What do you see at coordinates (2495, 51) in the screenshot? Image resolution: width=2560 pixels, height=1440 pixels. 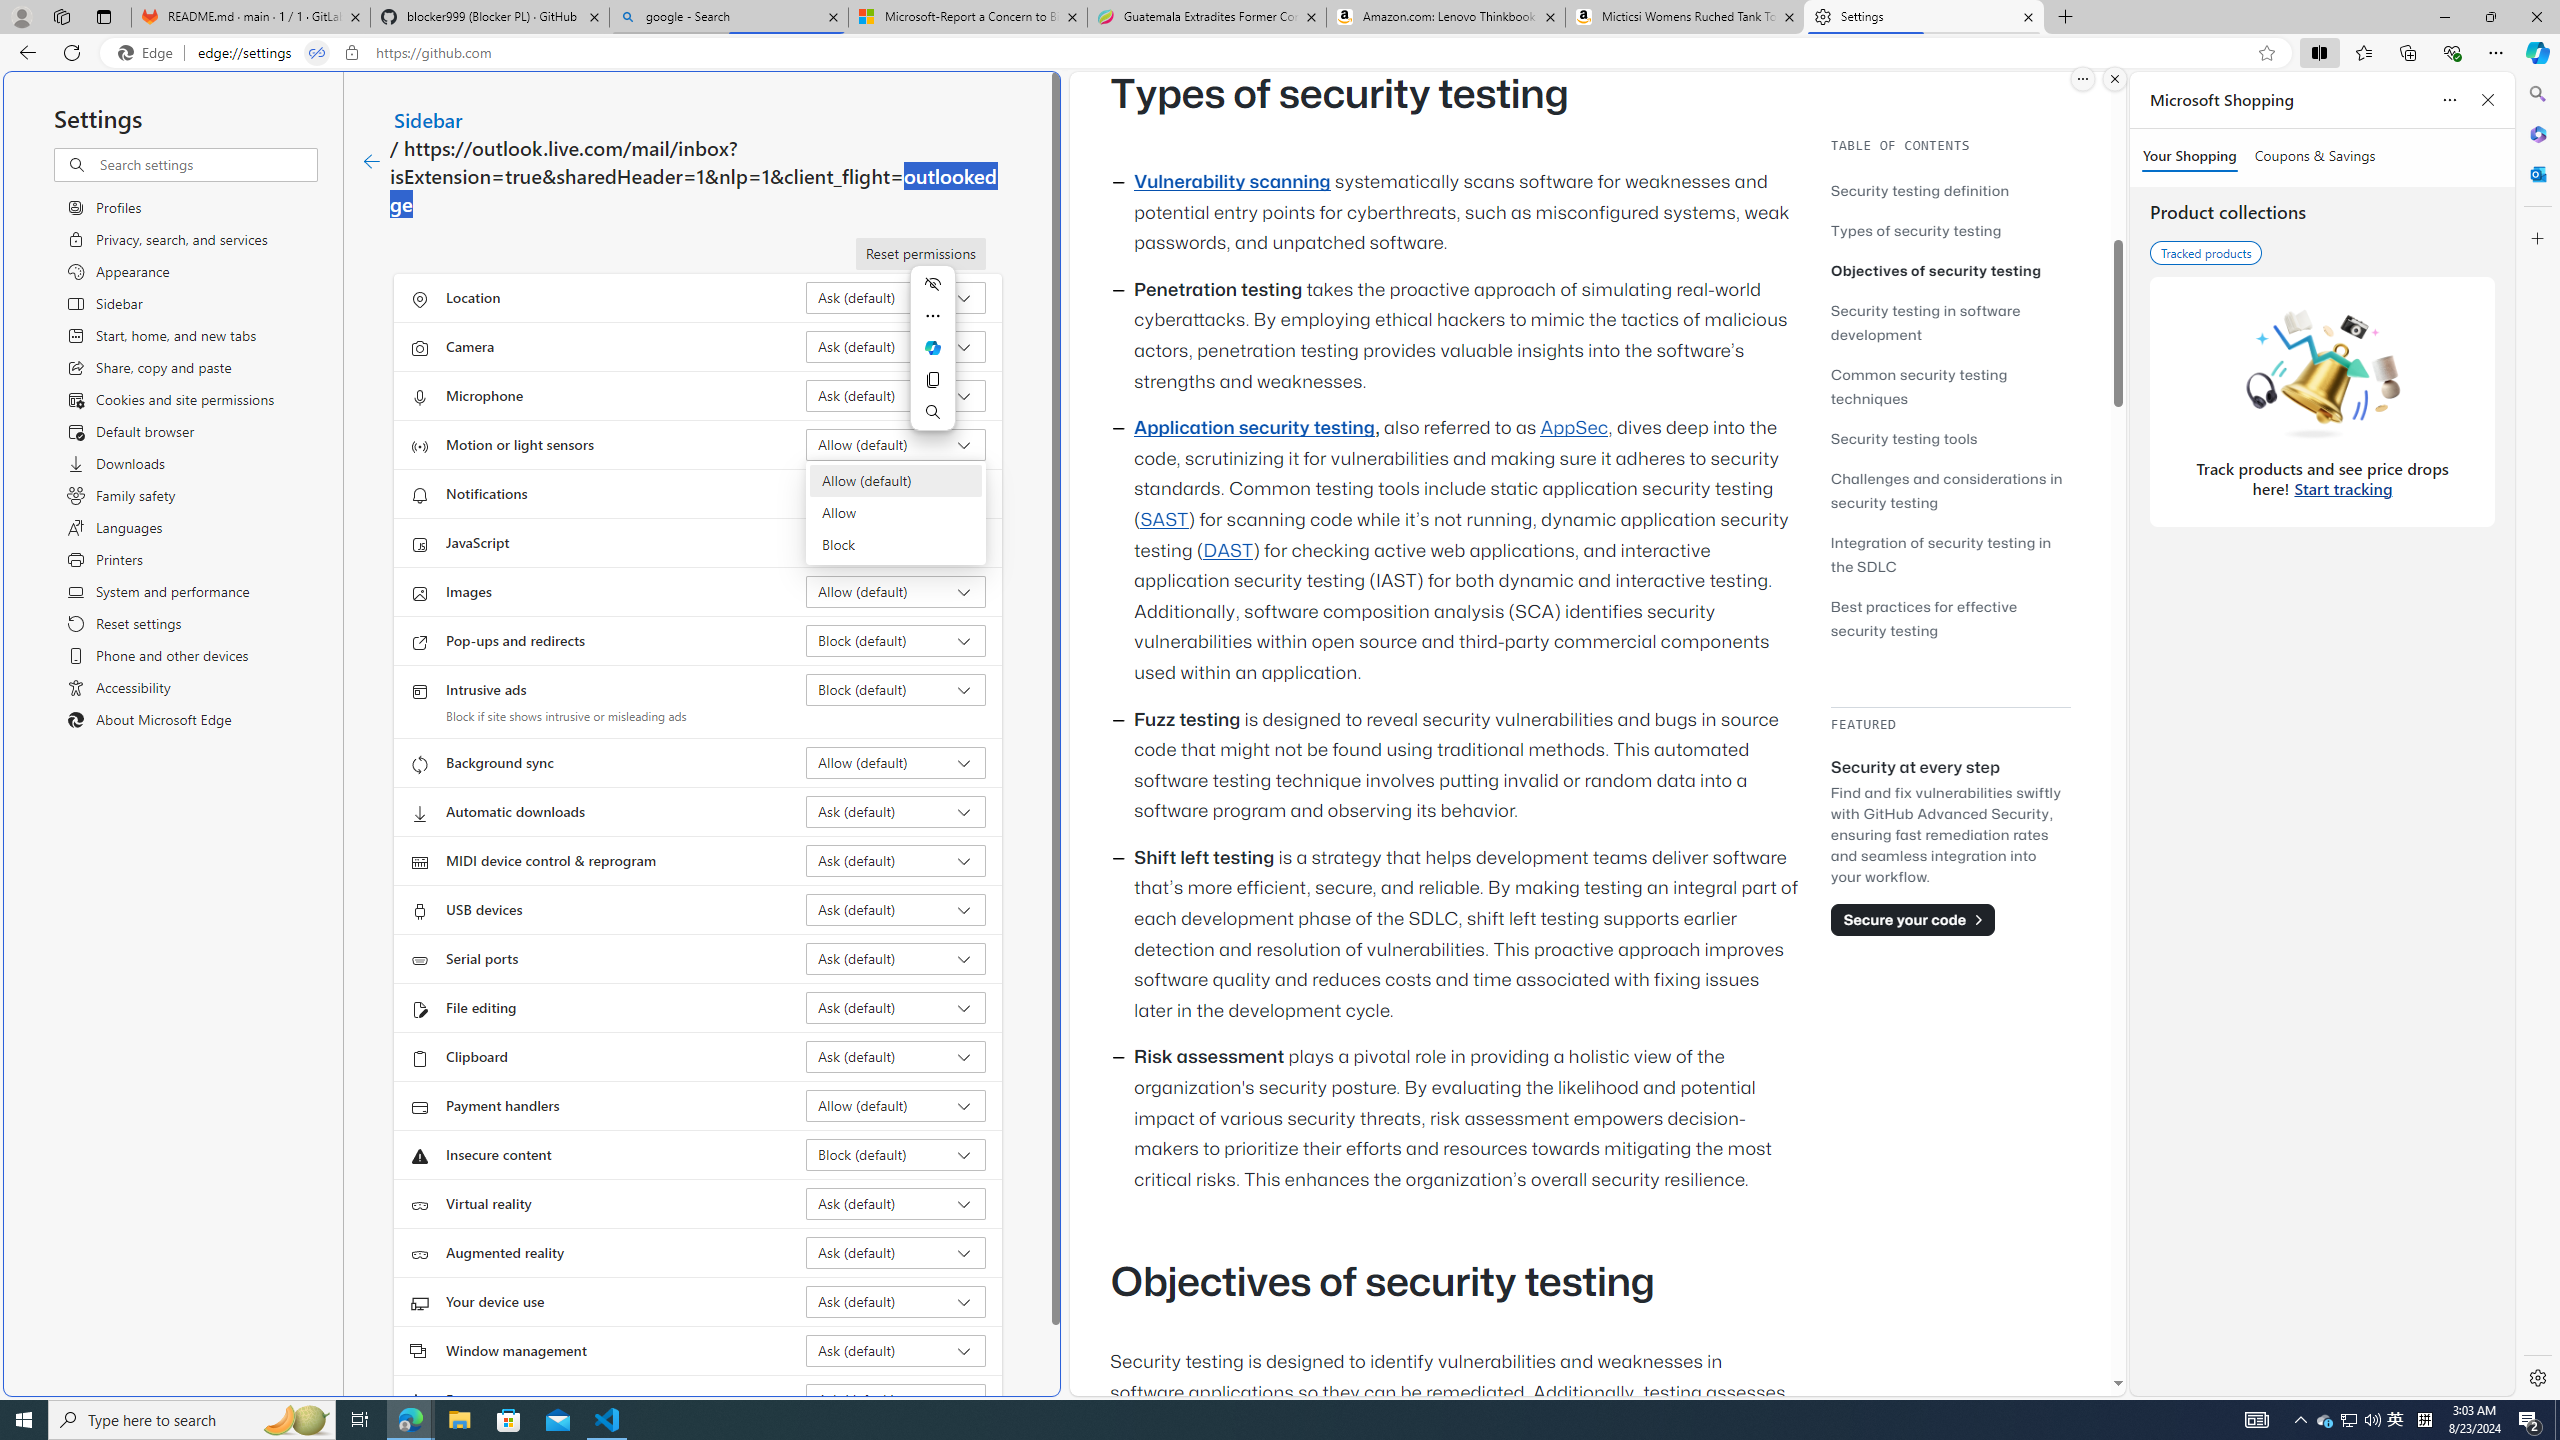 I see `'Settings and more (Alt+F)'` at bounding box center [2495, 51].